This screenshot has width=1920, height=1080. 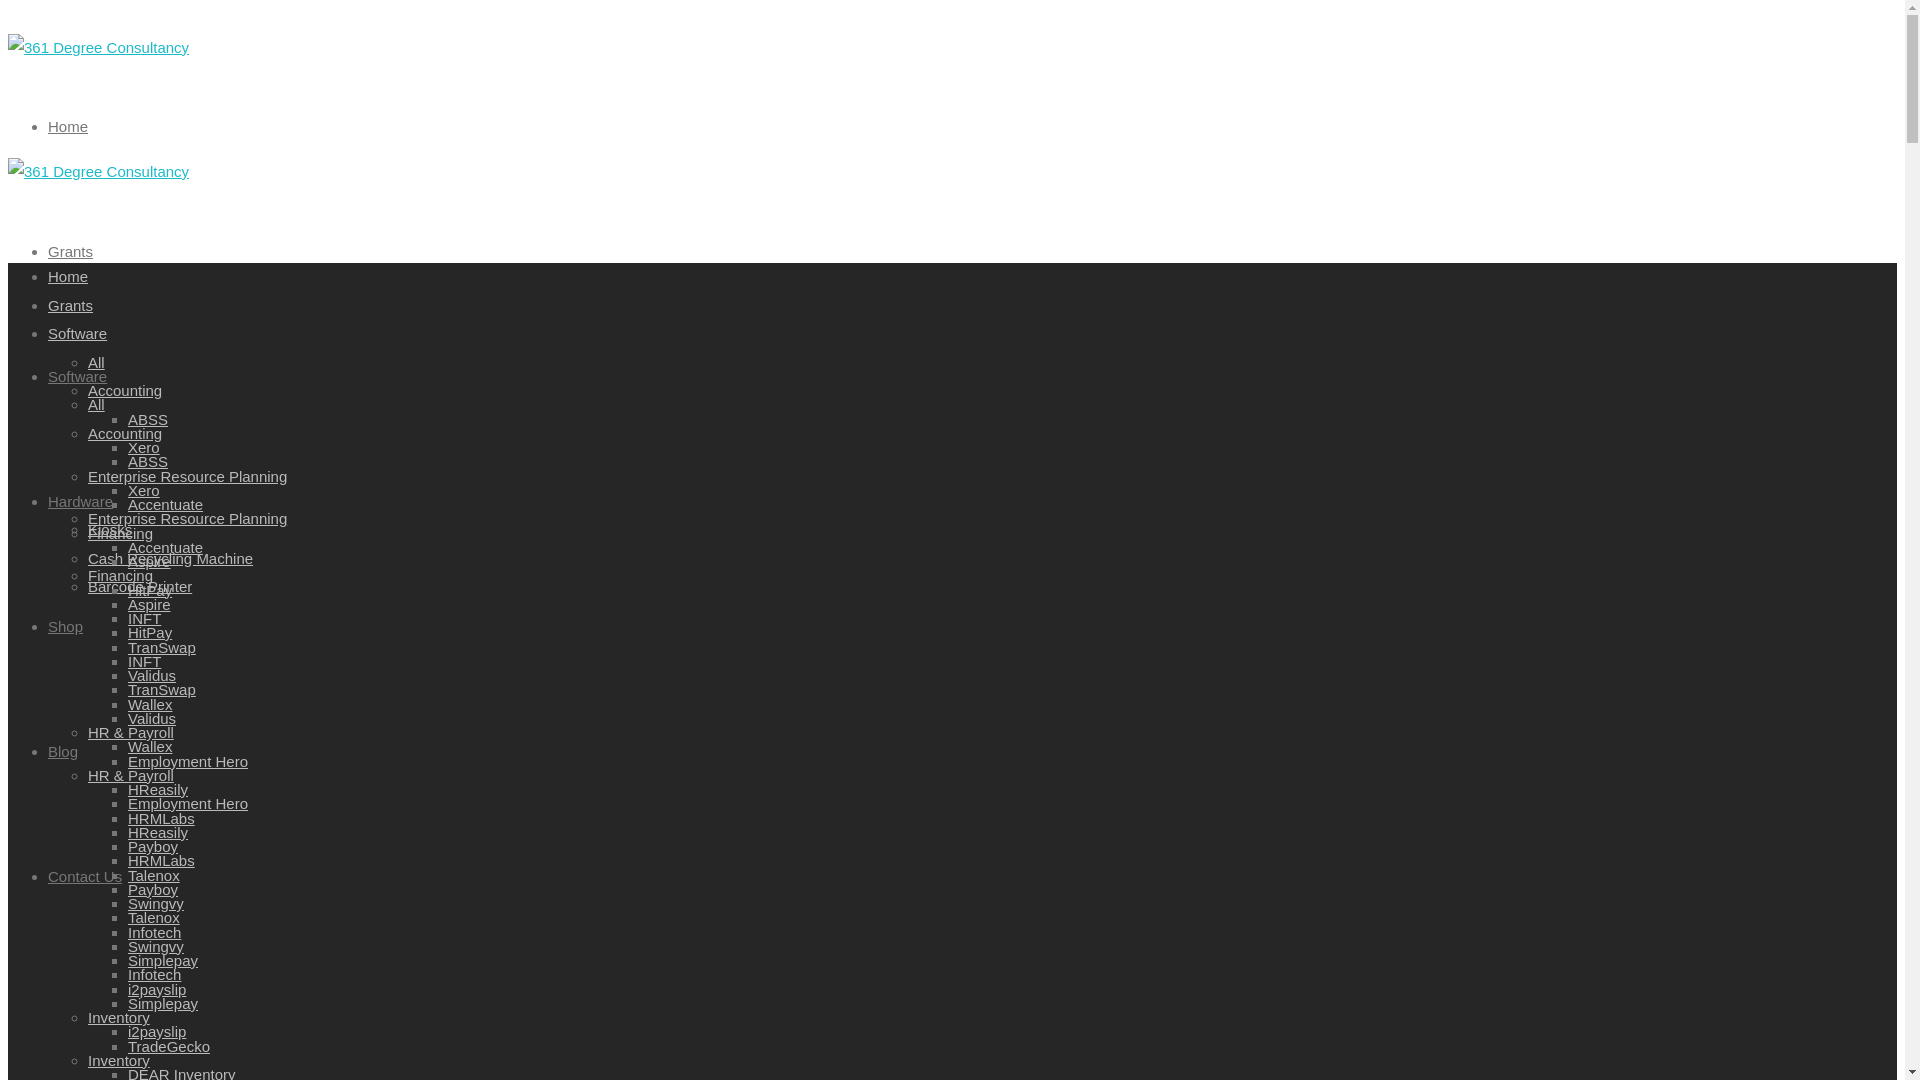 I want to click on 'ABSS', so click(x=147, y=417).